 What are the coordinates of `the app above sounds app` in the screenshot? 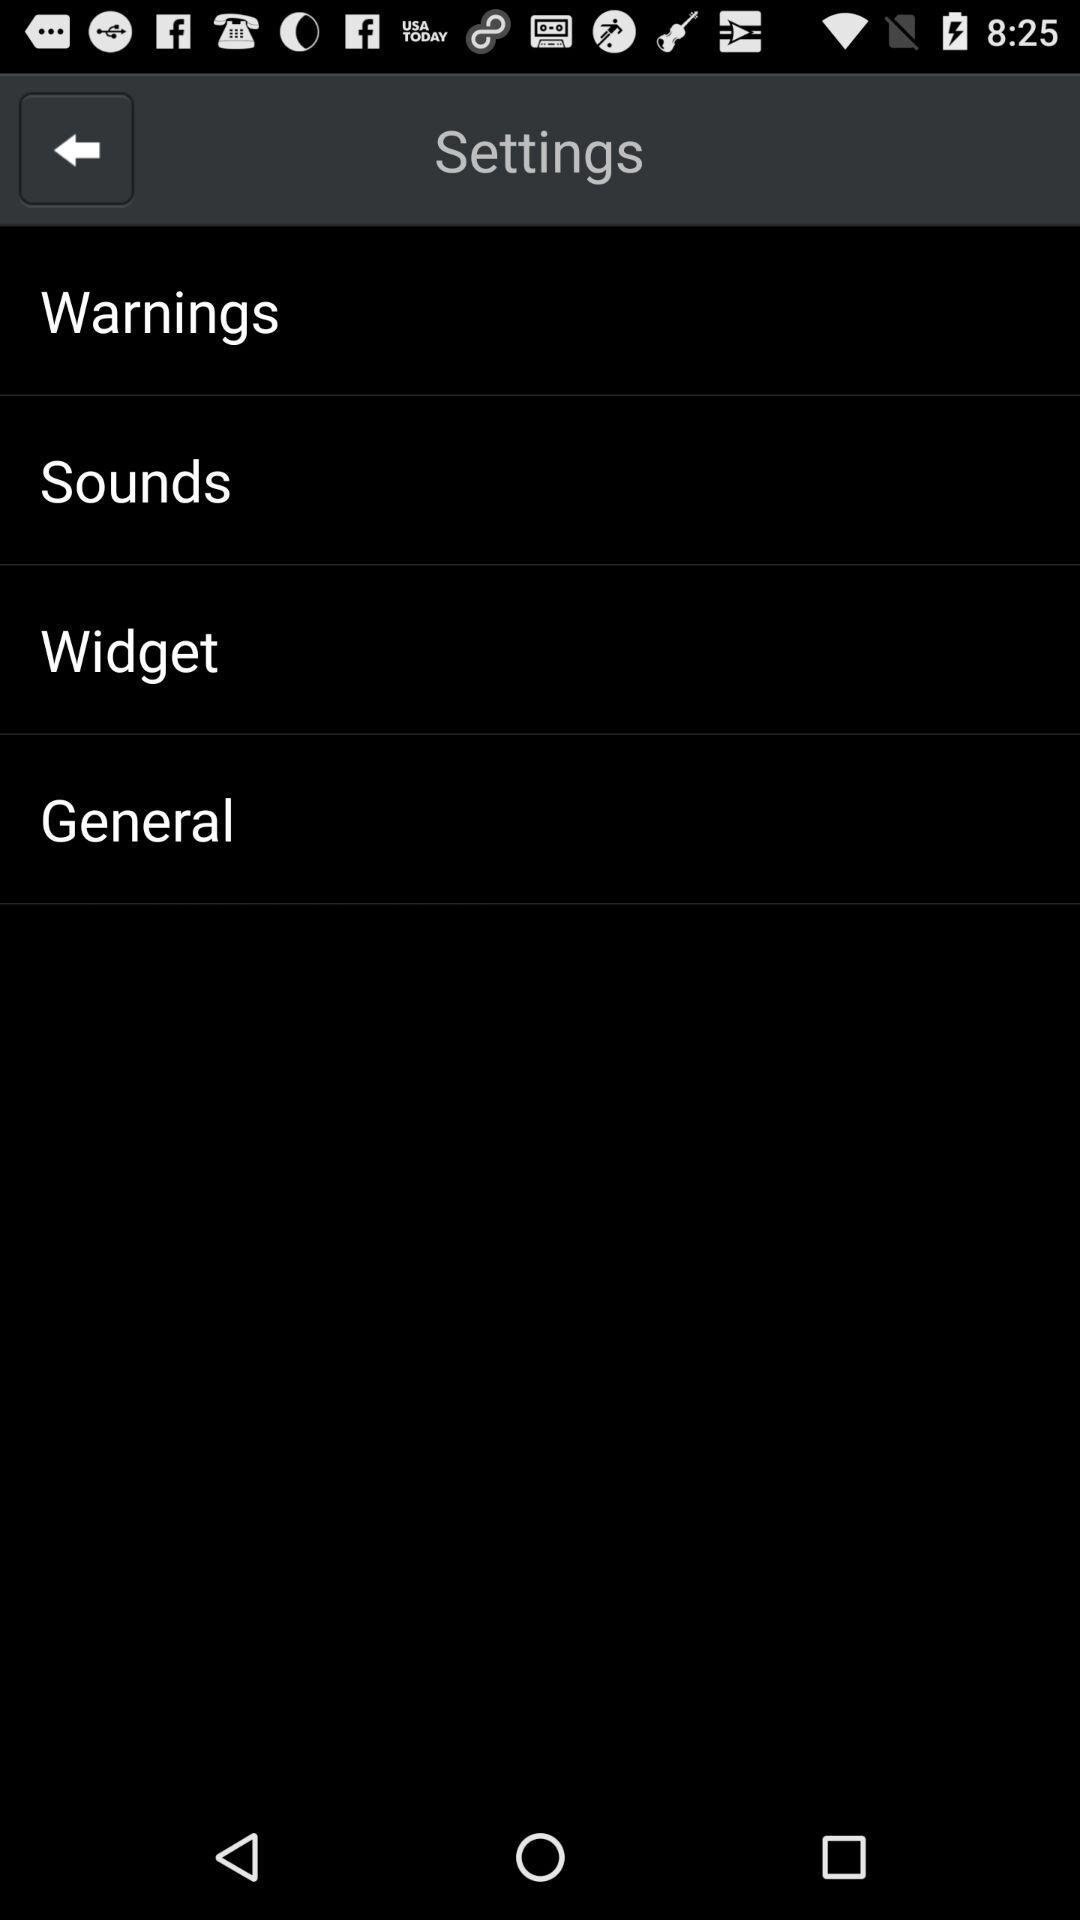 It's located at (159, 309).